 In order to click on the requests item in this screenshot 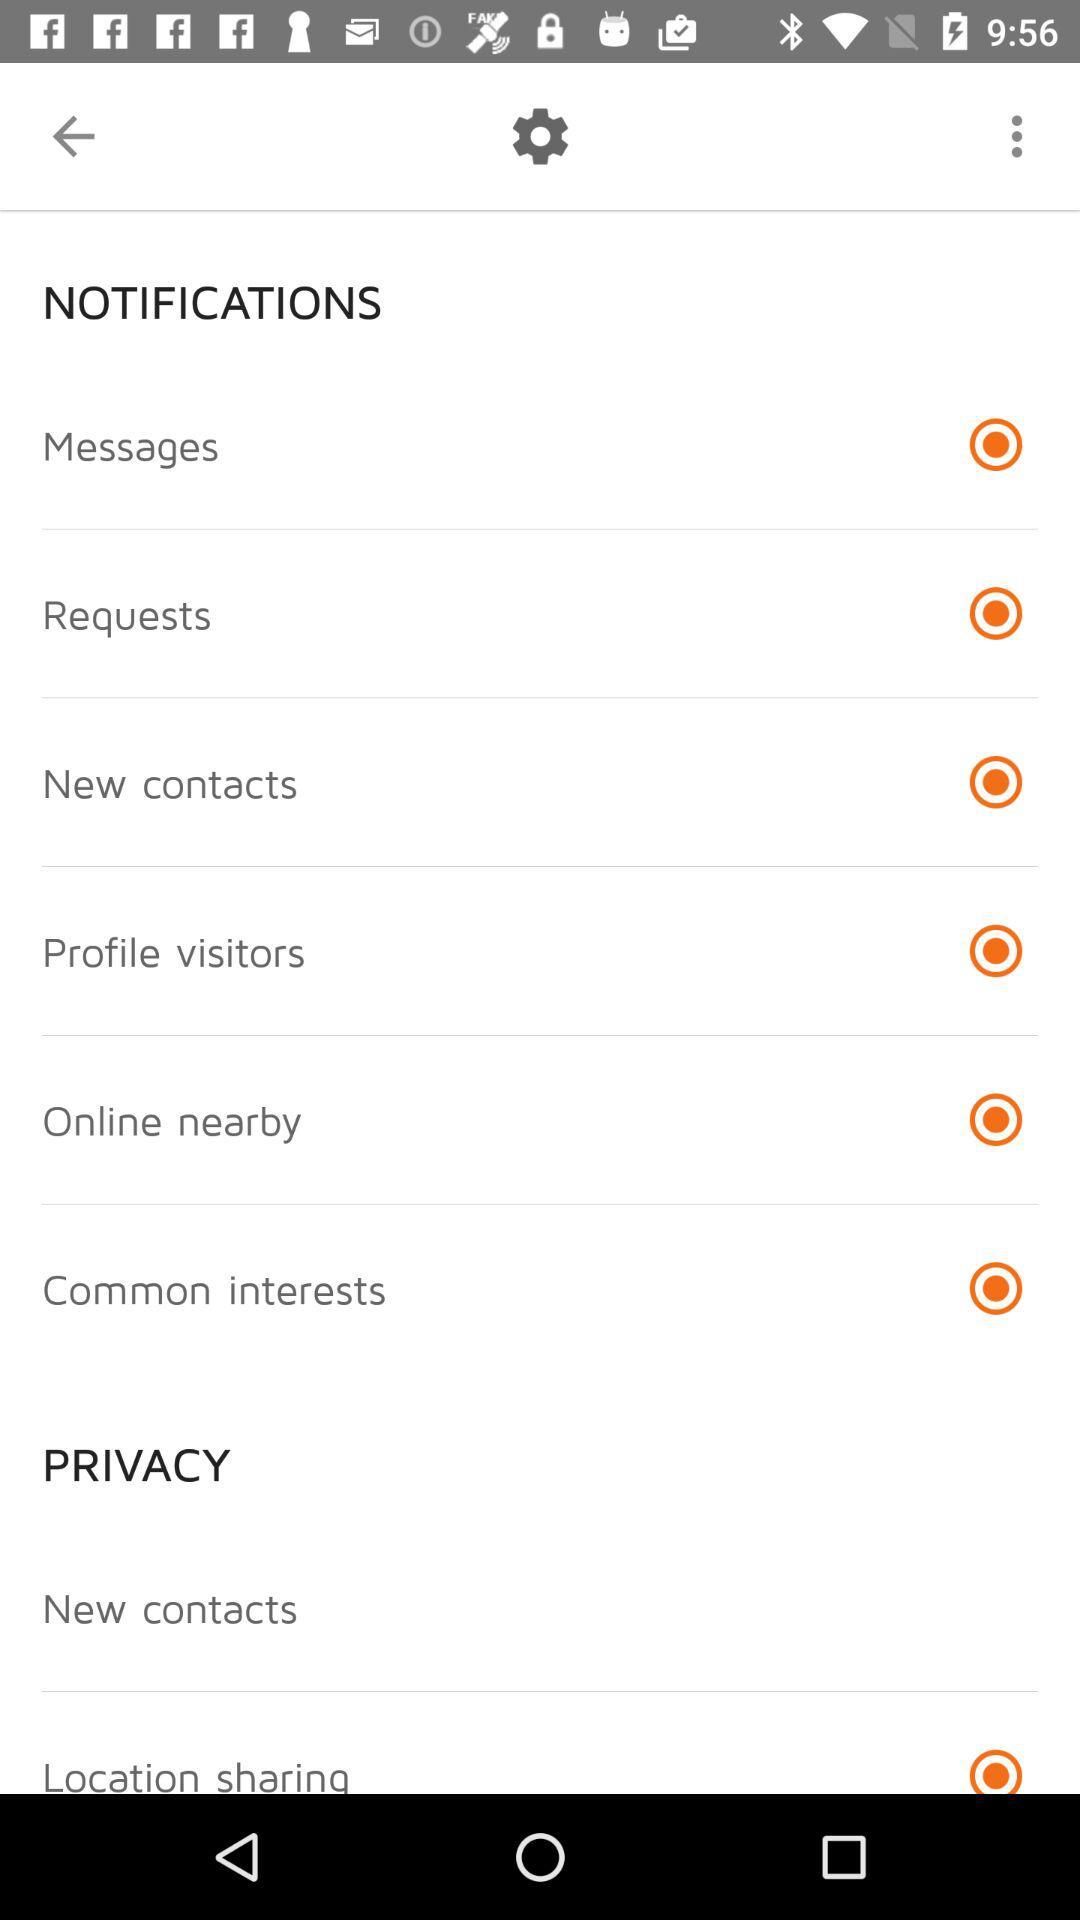, I will do `click(126, 612)`.